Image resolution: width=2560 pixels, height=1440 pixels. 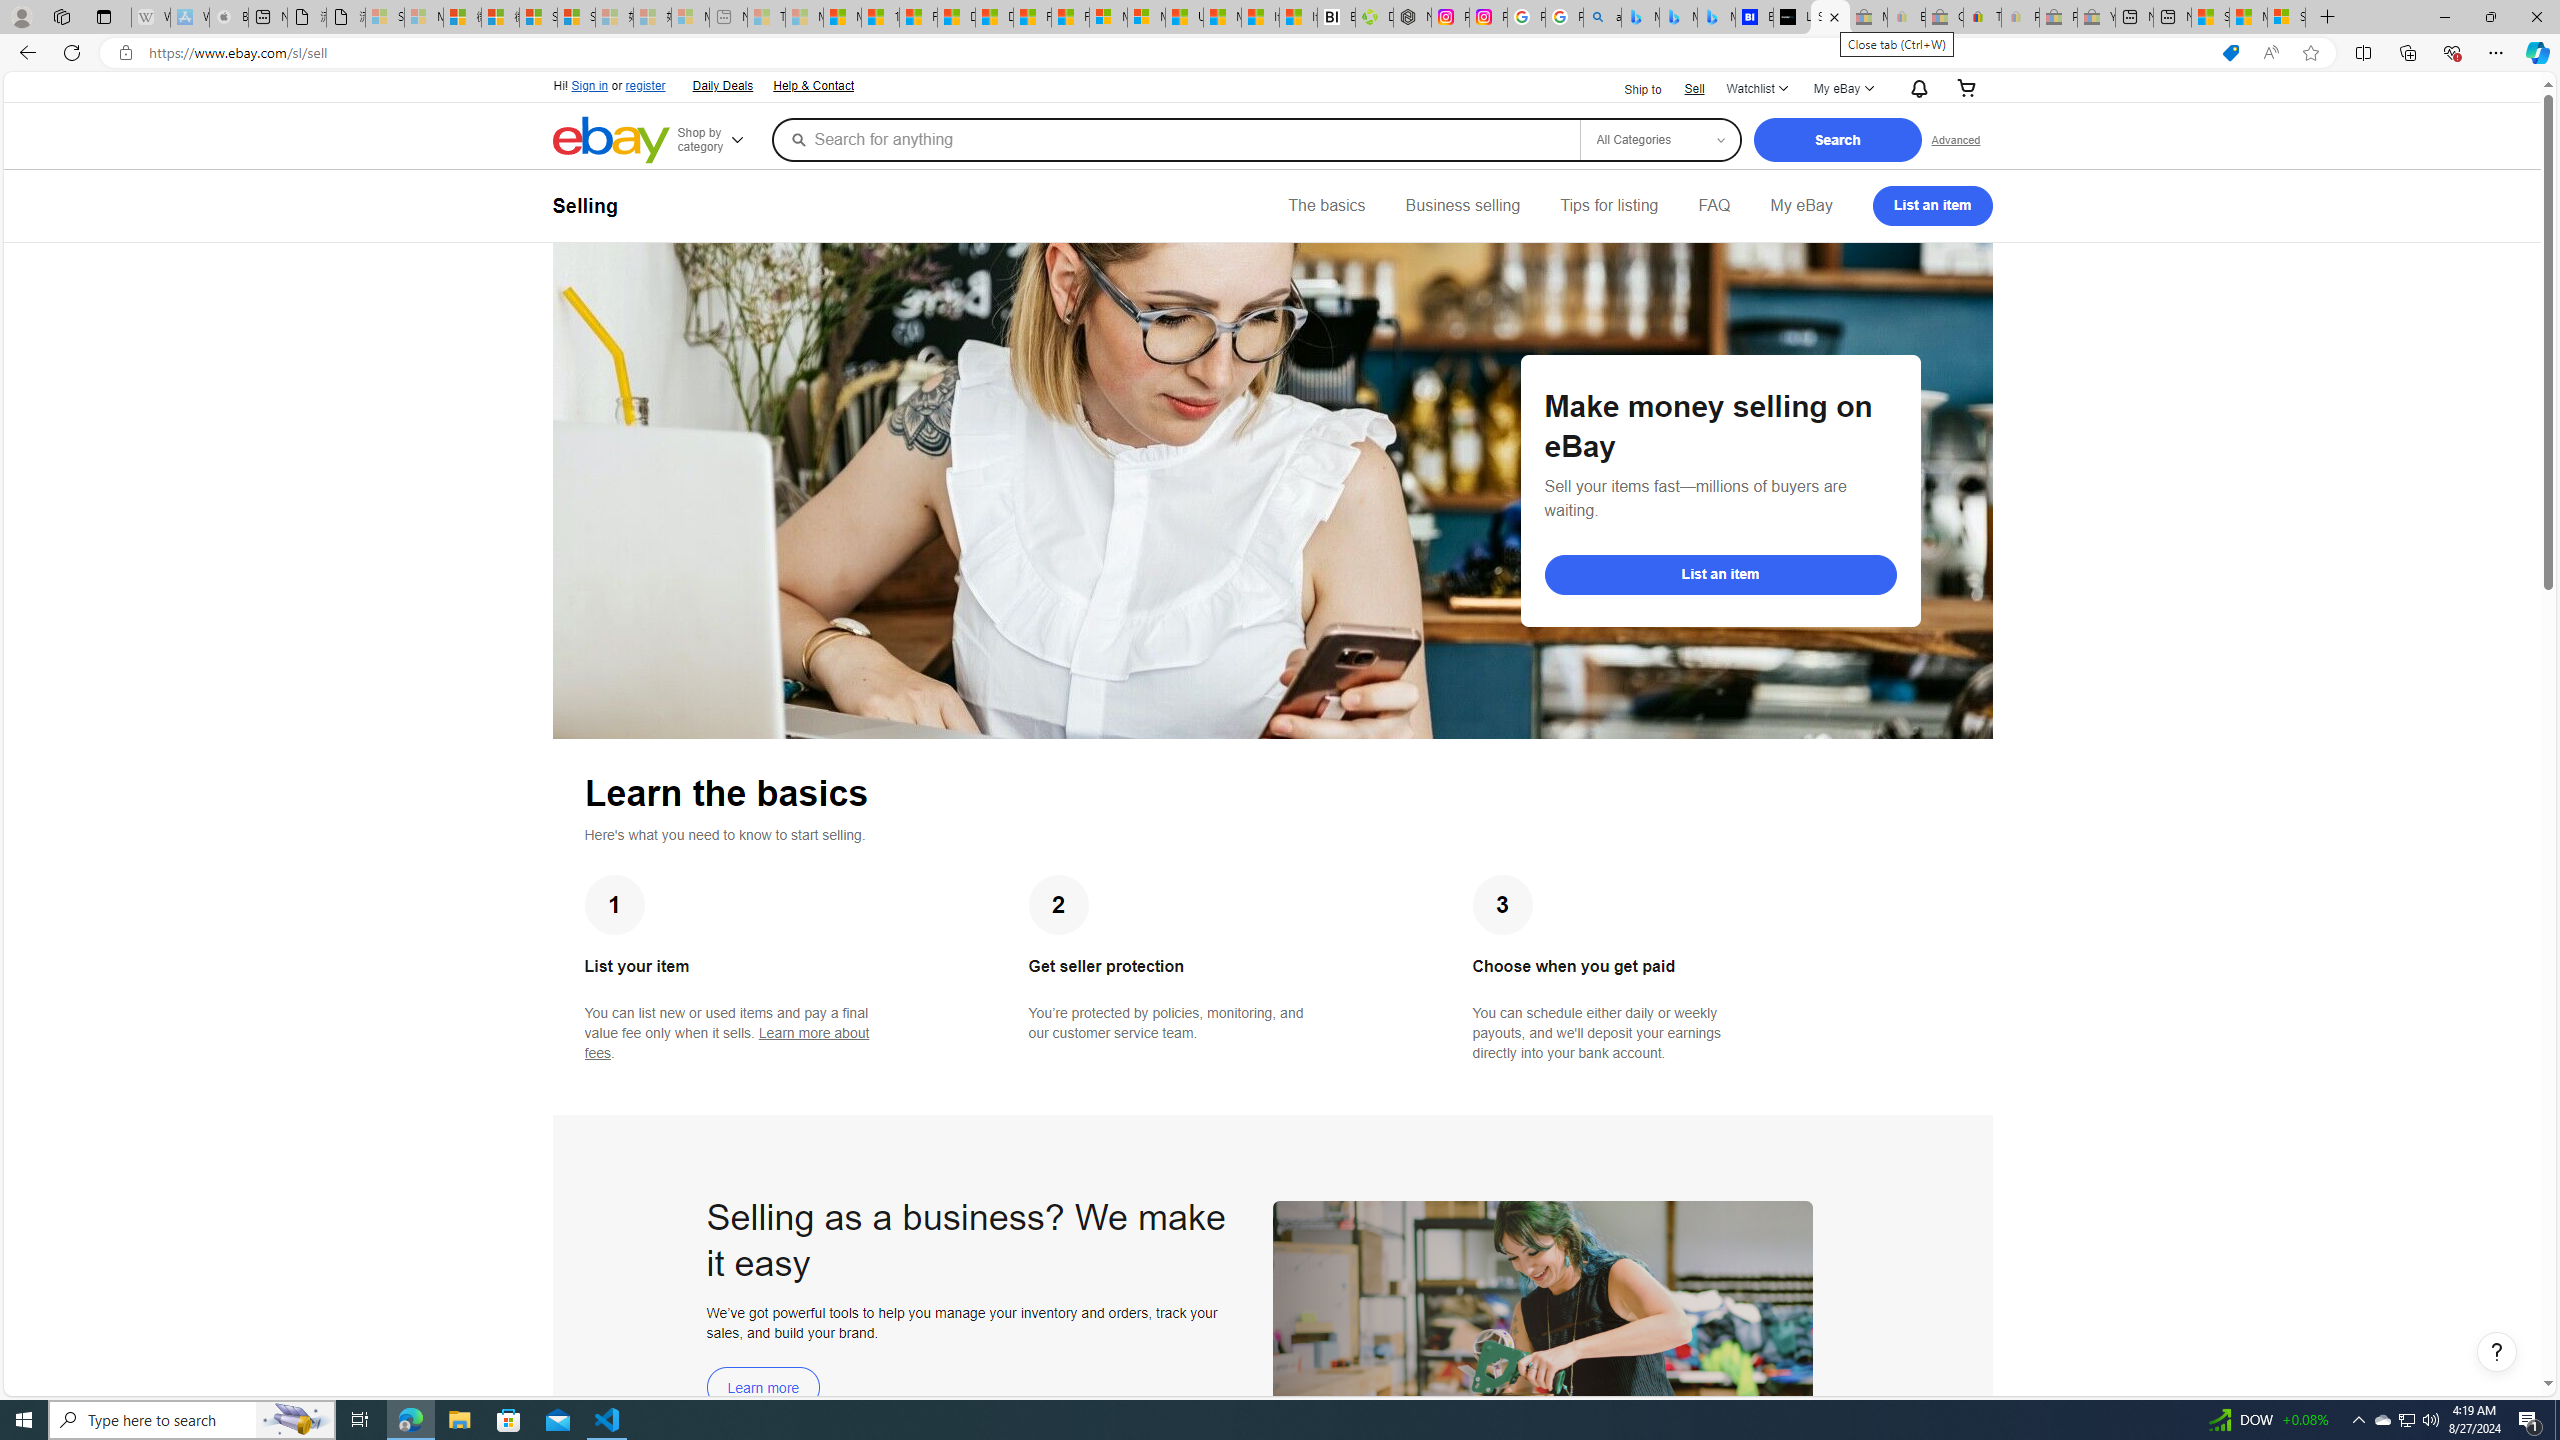 What do you see at coordinates (1756, 88) in the screenshot?
I see `'Watchlist'` at bounding box center [1756, 88].